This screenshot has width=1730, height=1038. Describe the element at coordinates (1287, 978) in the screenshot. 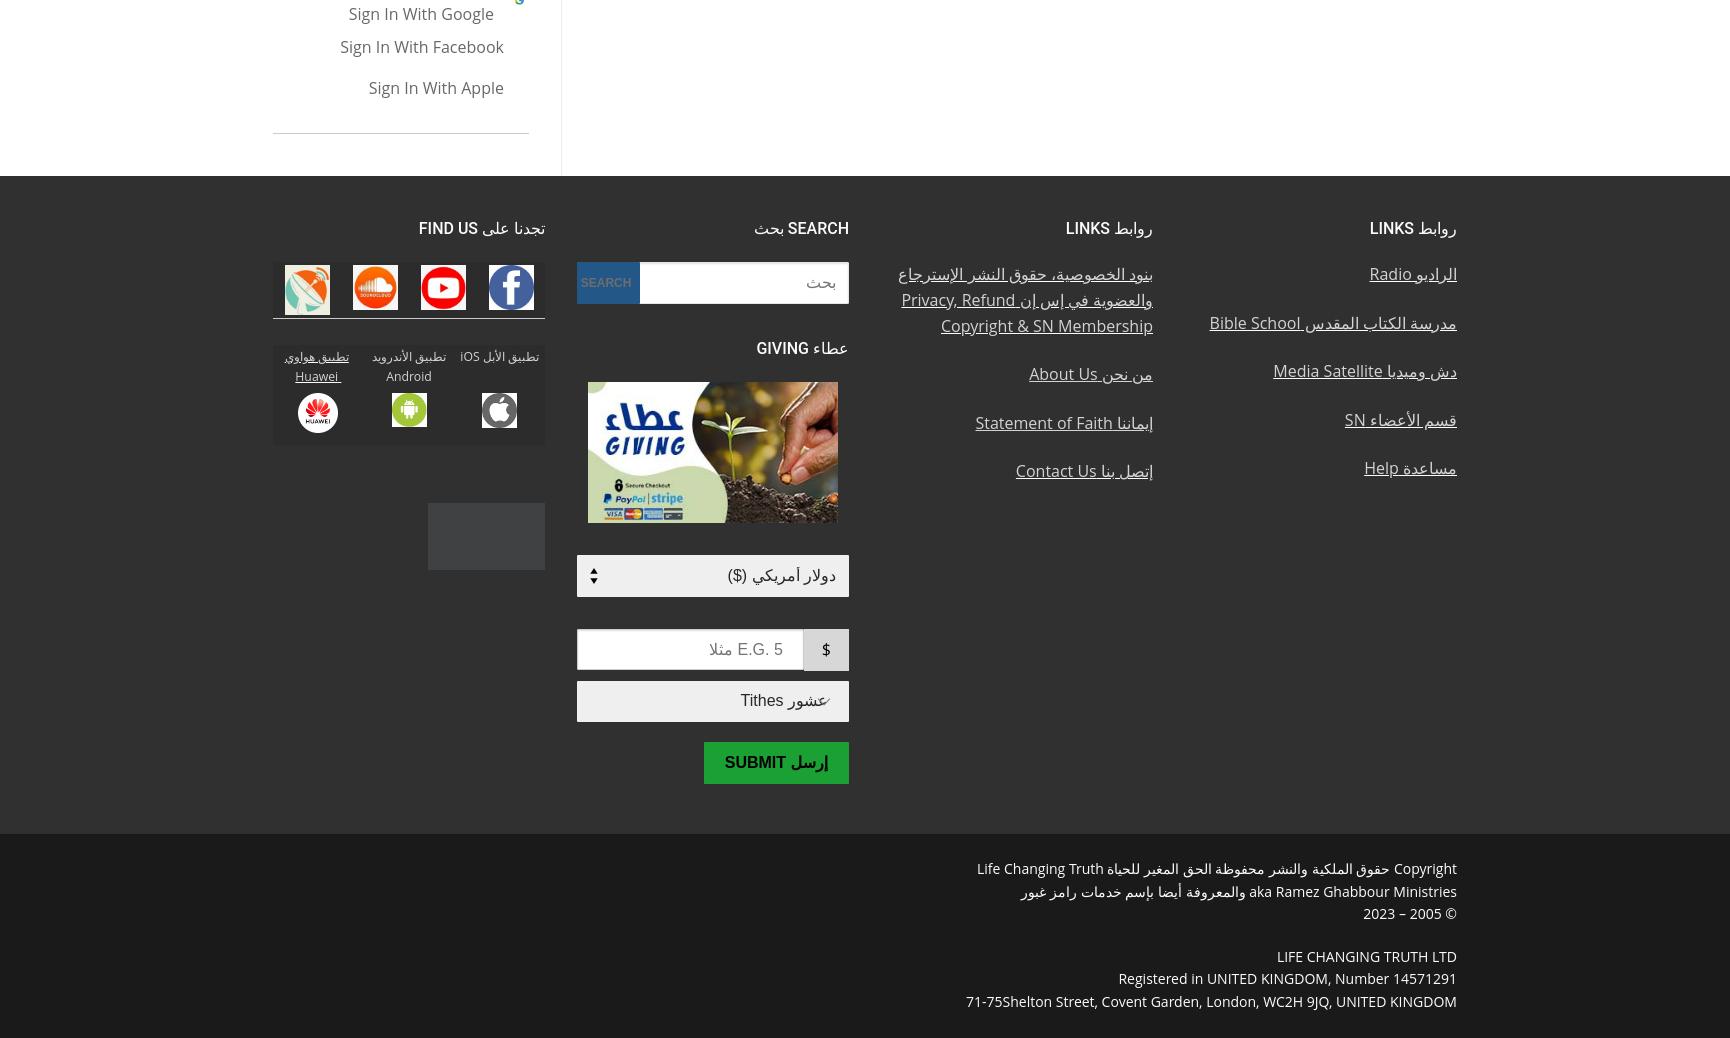

I see `'Registered in UNITED KINGDOM, Number 14571291'` at that location.